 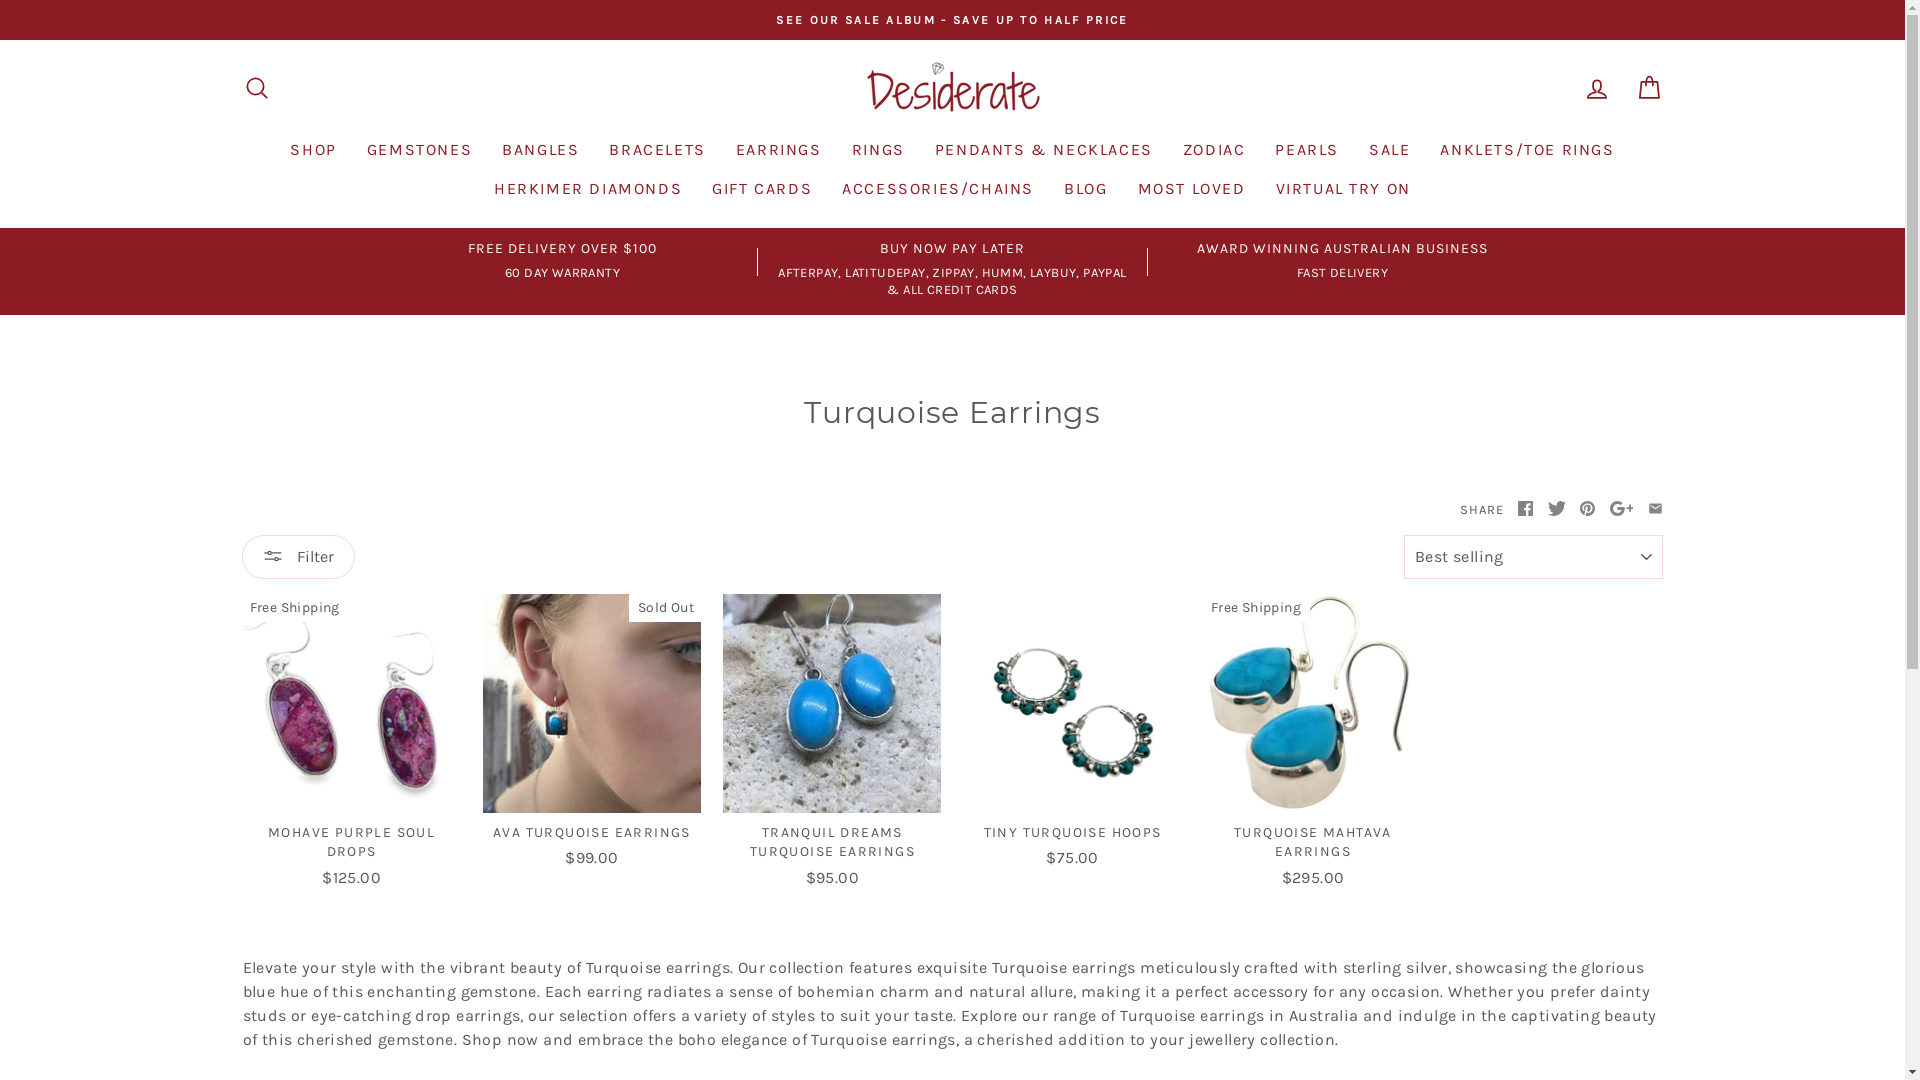 I want to click on 'HERKIMER DIAMONDS', so click(x=587, y=188).